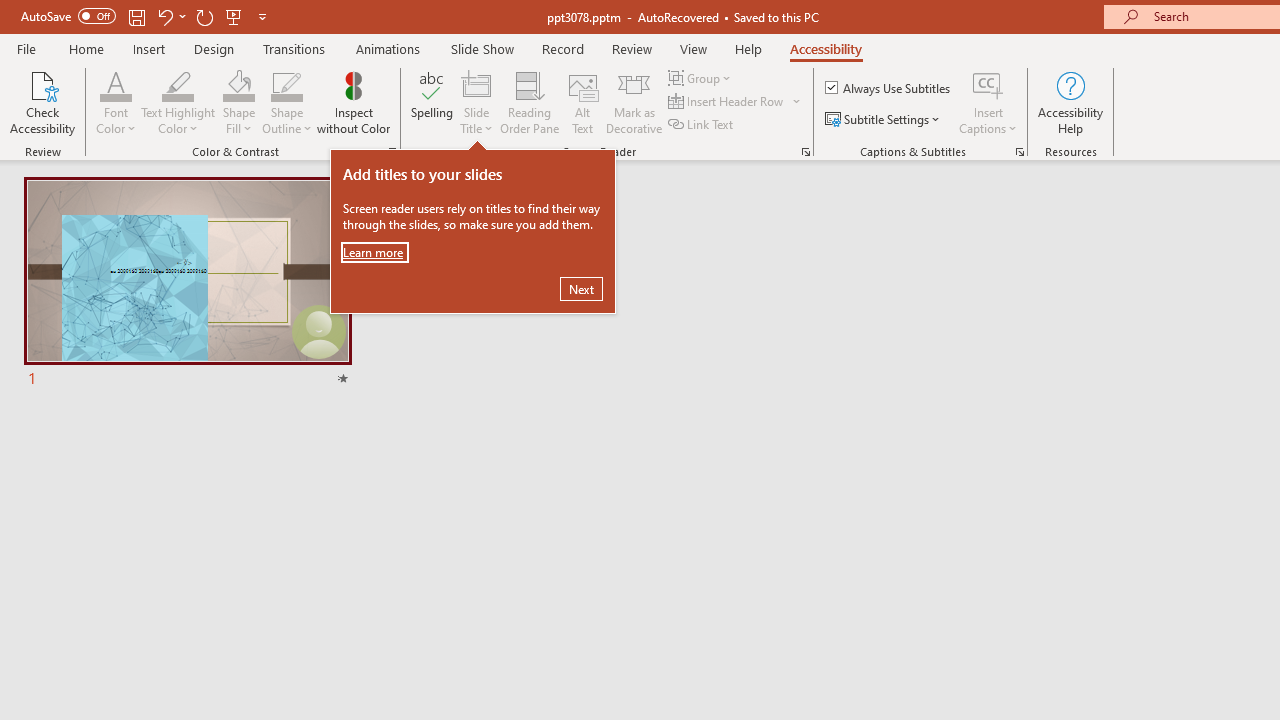 The width and height of the screenshot is (1280, 720). Describe the element at coordinates (529, 103) in the screenshot. I see `'Reading Order Pane'` at that location.